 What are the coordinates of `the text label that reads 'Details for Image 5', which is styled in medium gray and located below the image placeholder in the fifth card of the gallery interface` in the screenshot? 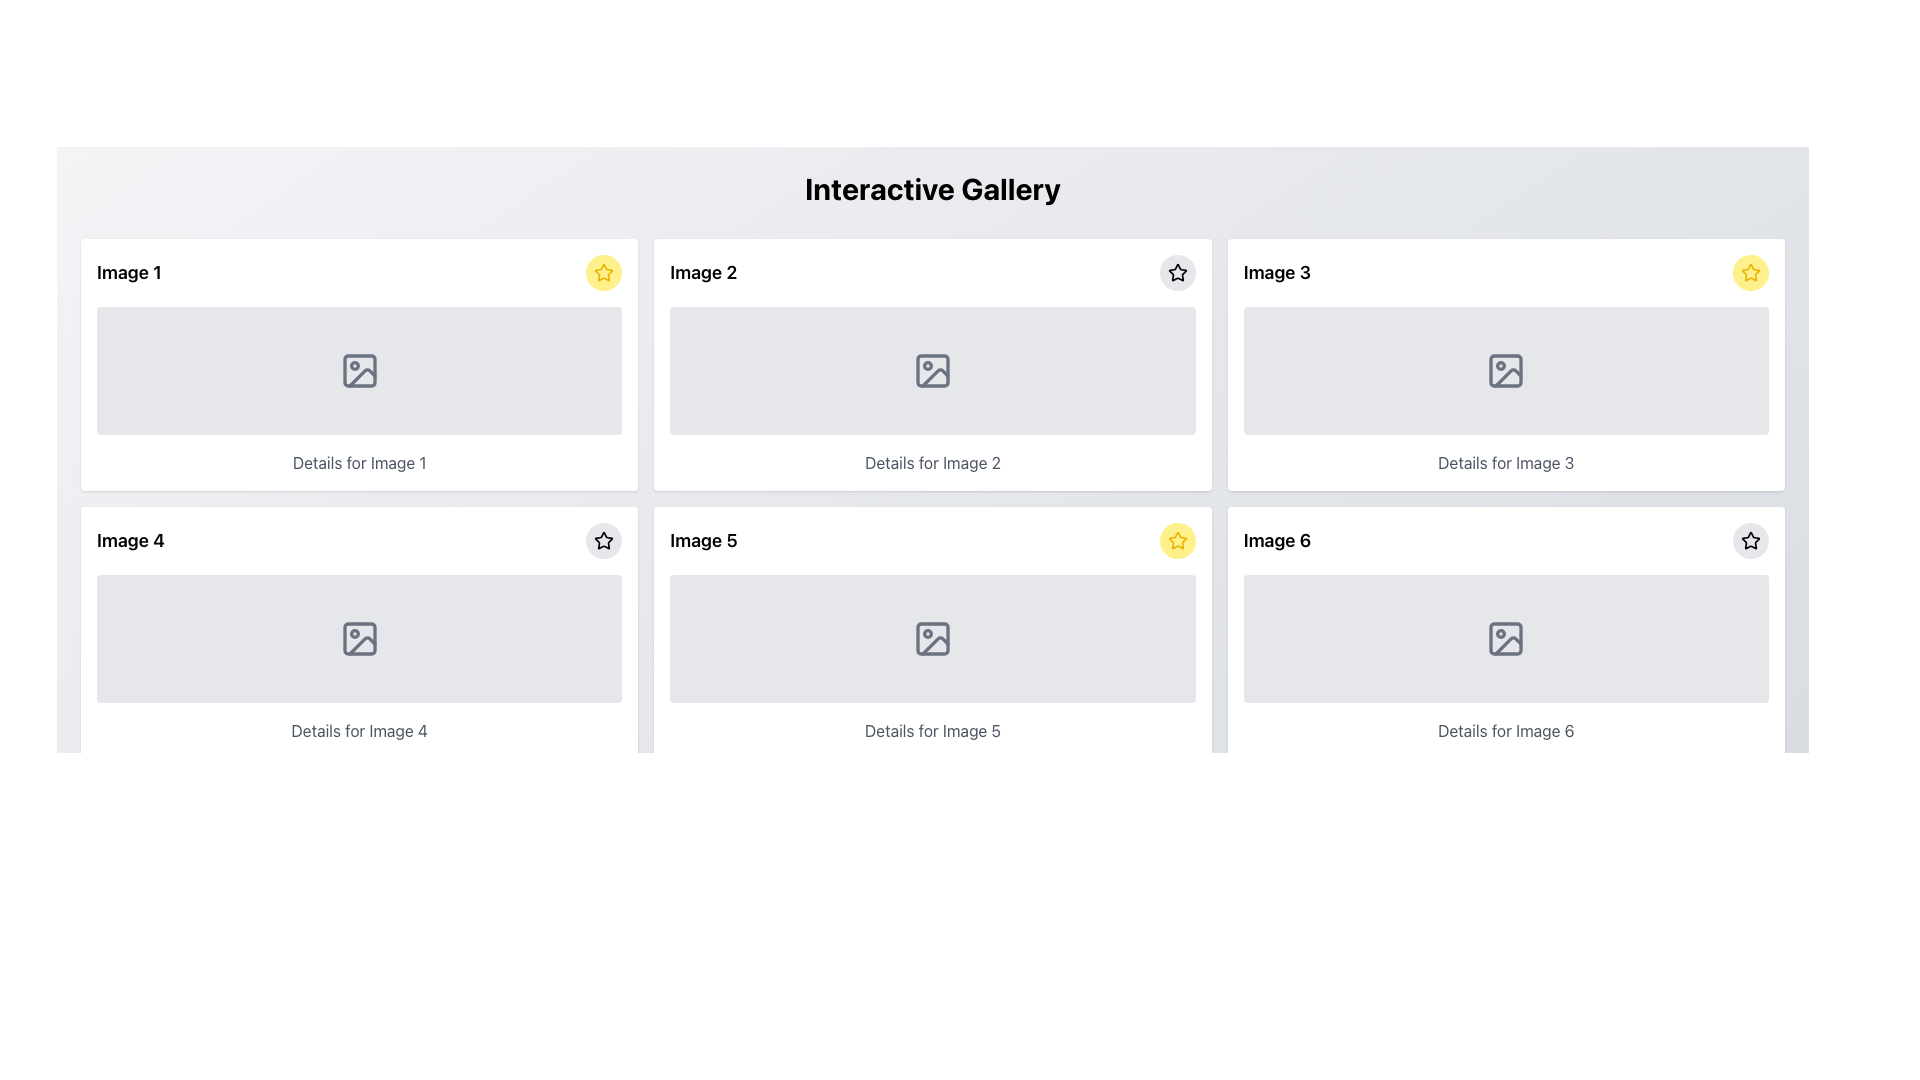 It's located at (931, 731).